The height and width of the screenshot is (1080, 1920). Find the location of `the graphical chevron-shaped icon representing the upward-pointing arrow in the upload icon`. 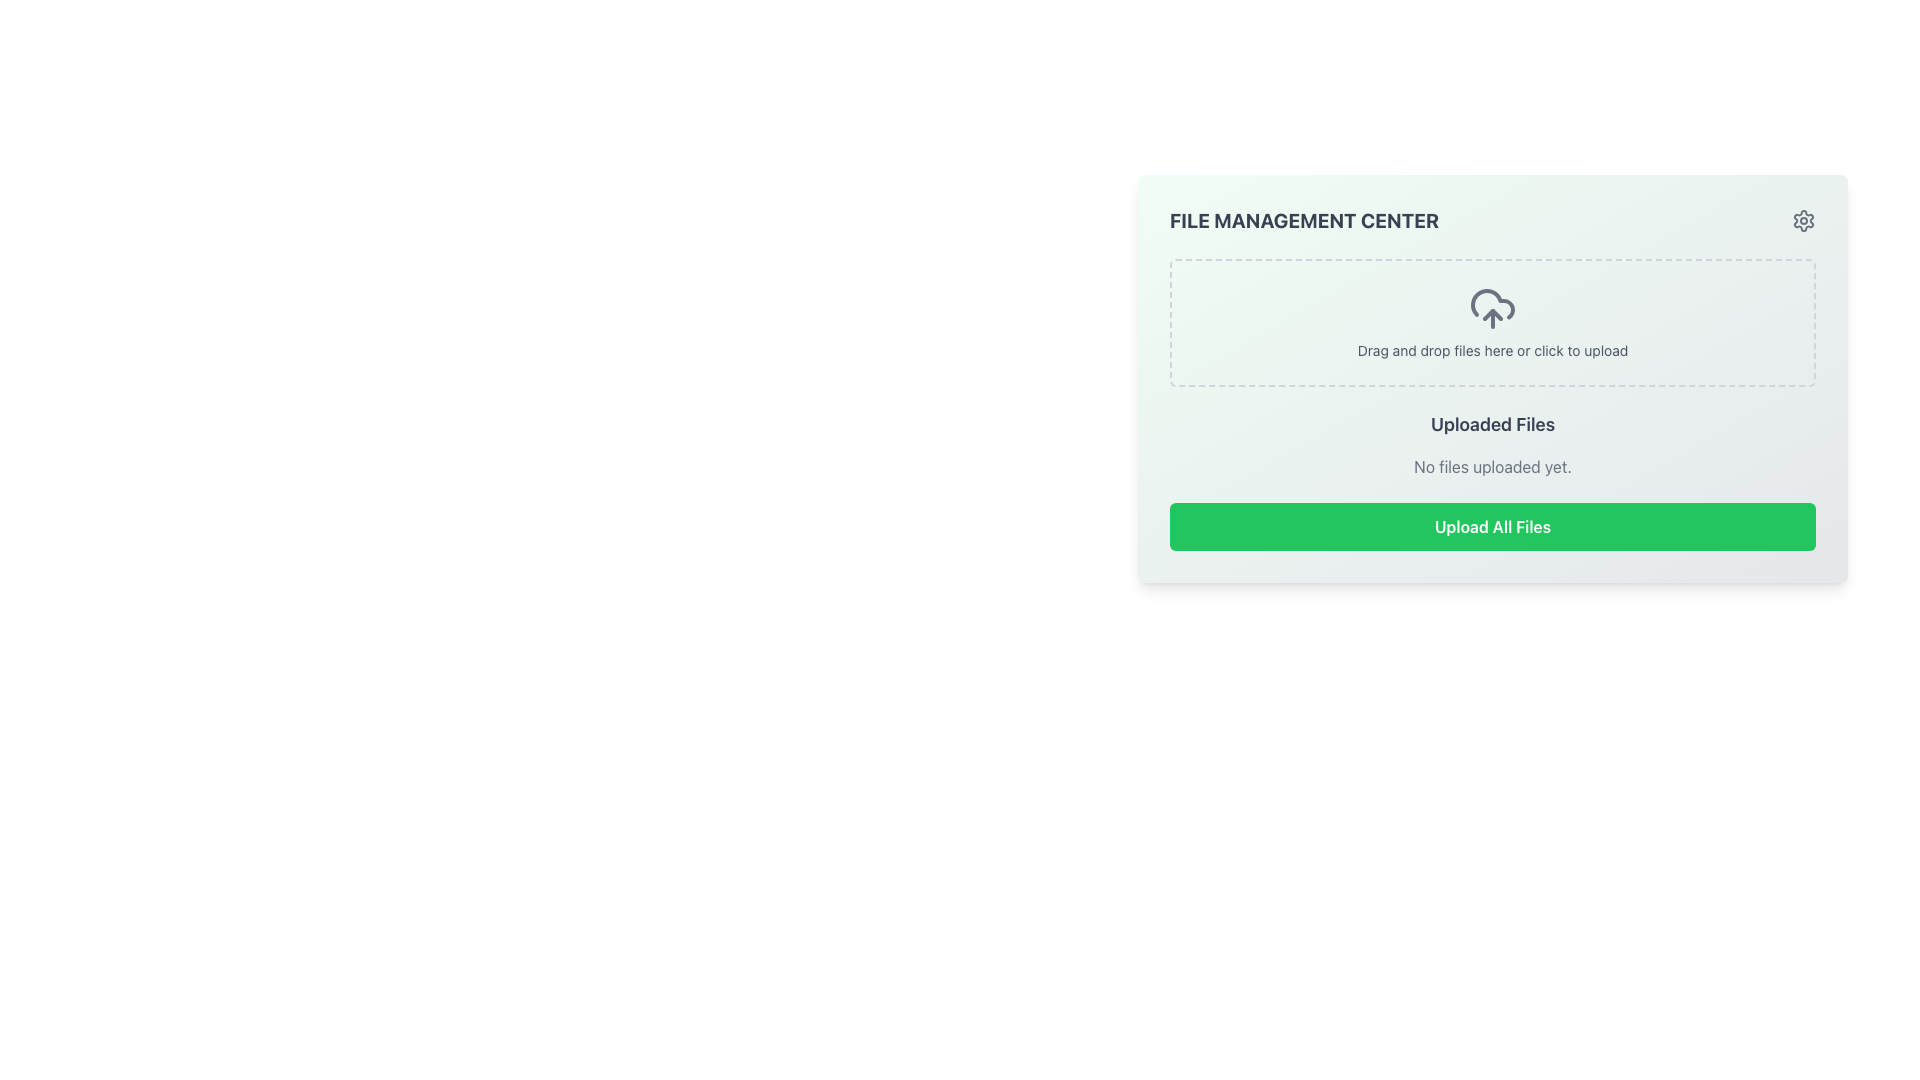

the graphical chevron-shaped icon representing the upward-pointing arrow in the upload icon is located at coordinates (1492, 315).